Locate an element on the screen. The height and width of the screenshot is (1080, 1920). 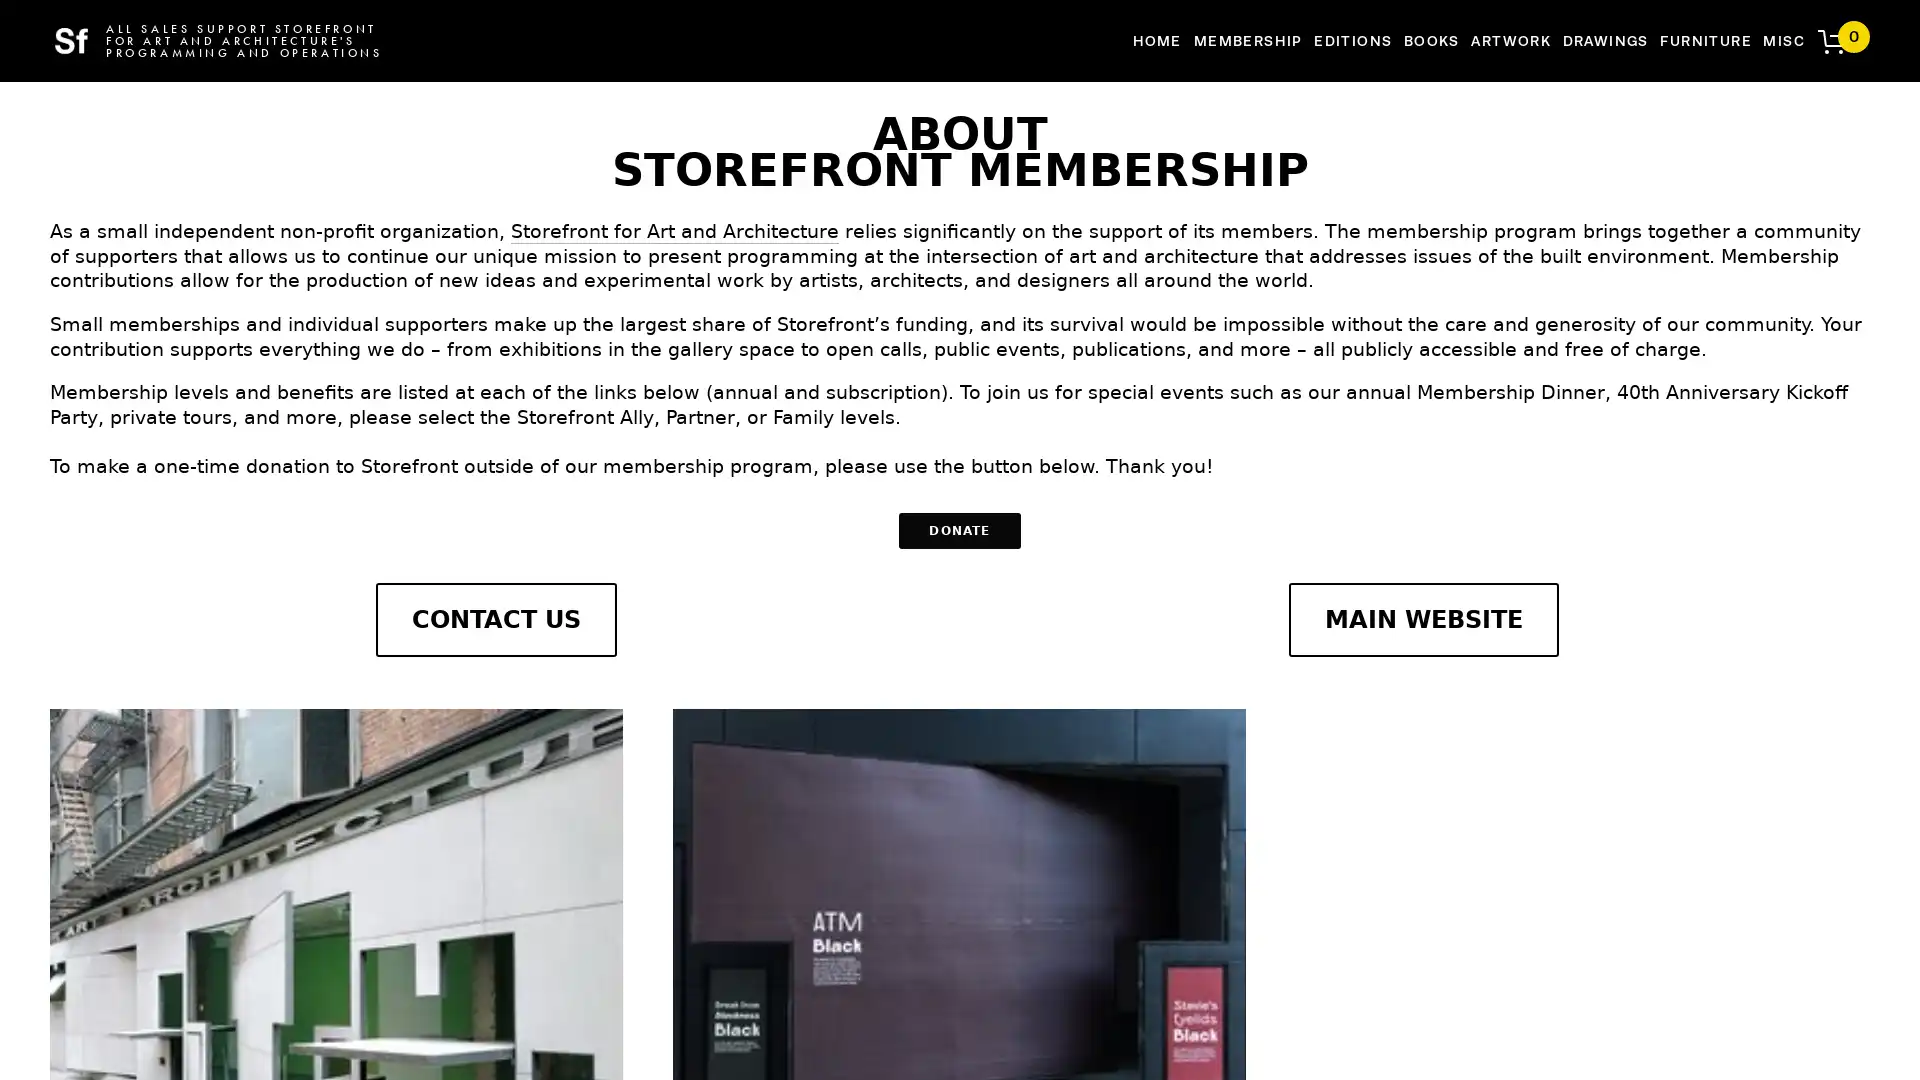
DONATE is located at coordinates (958, 530).